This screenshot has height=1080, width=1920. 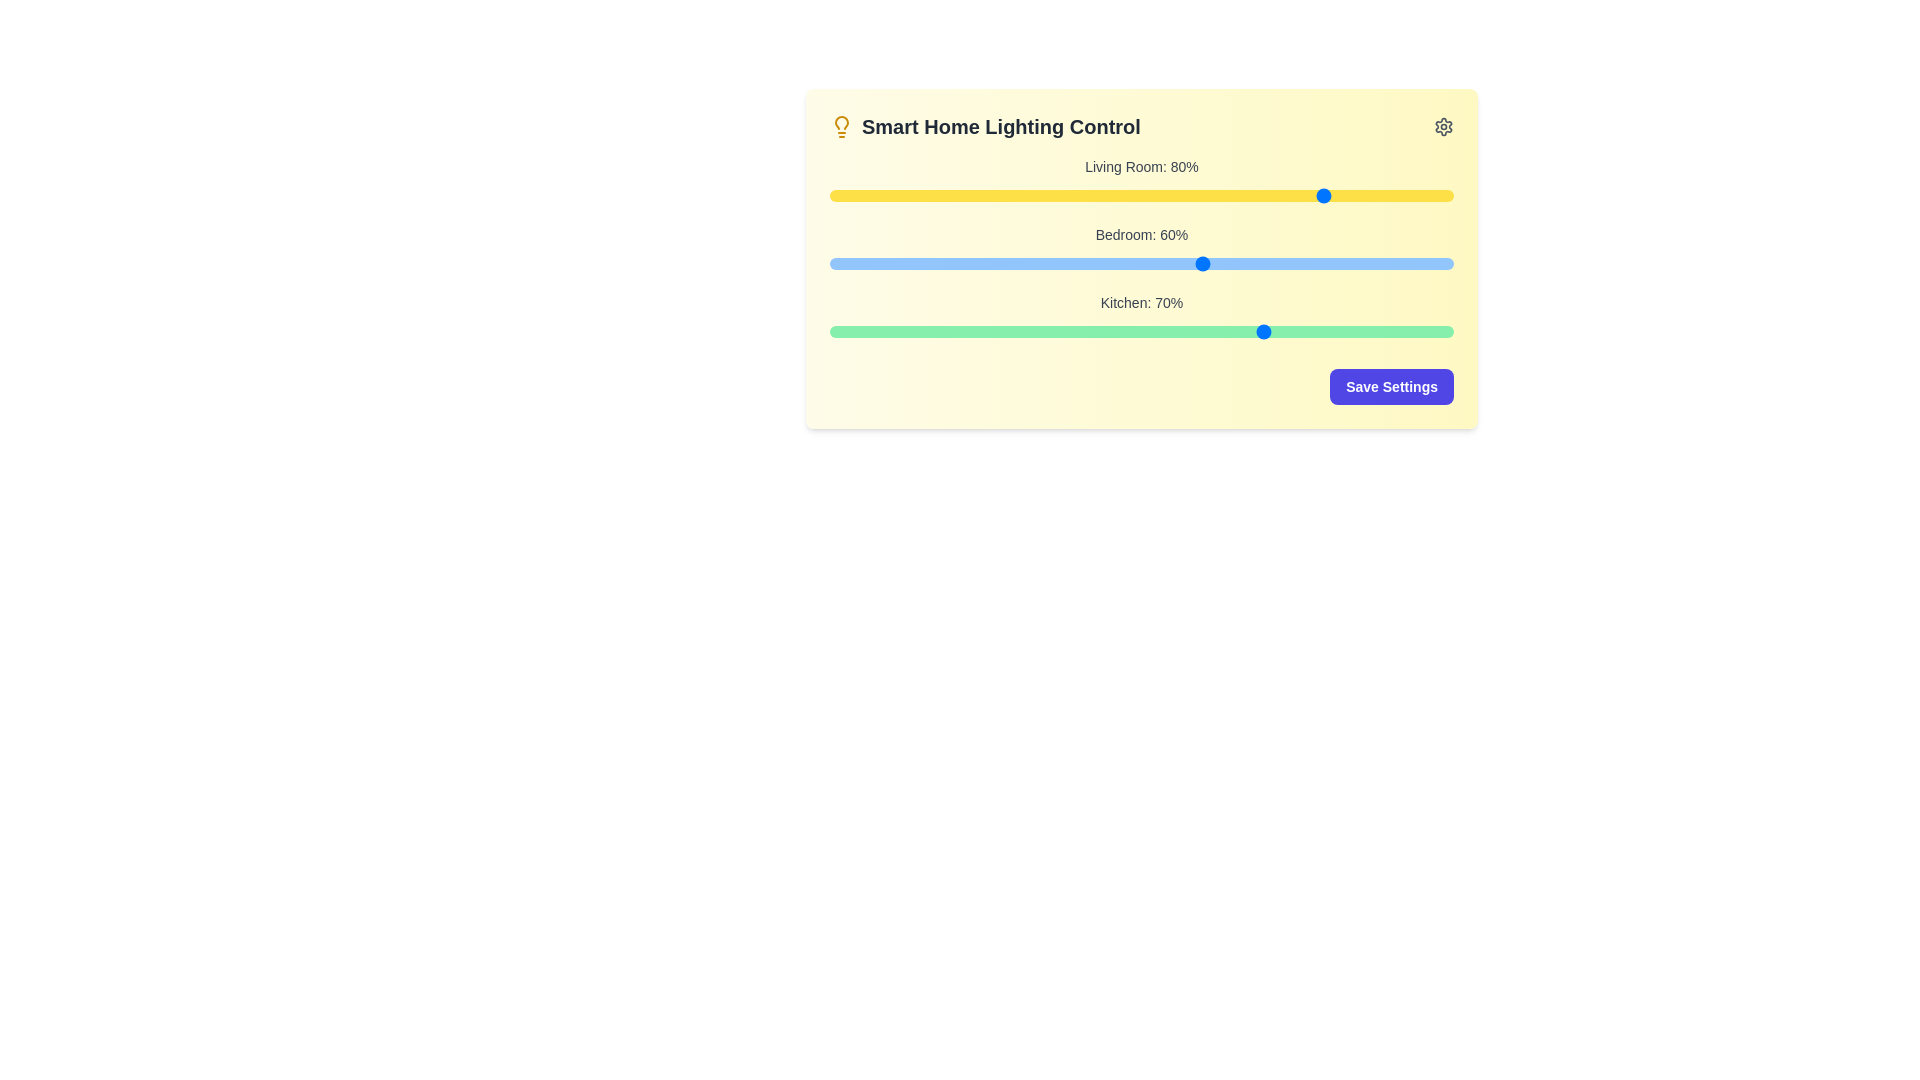 I want to click on the living room light intensity, so click(x=897, y=196).